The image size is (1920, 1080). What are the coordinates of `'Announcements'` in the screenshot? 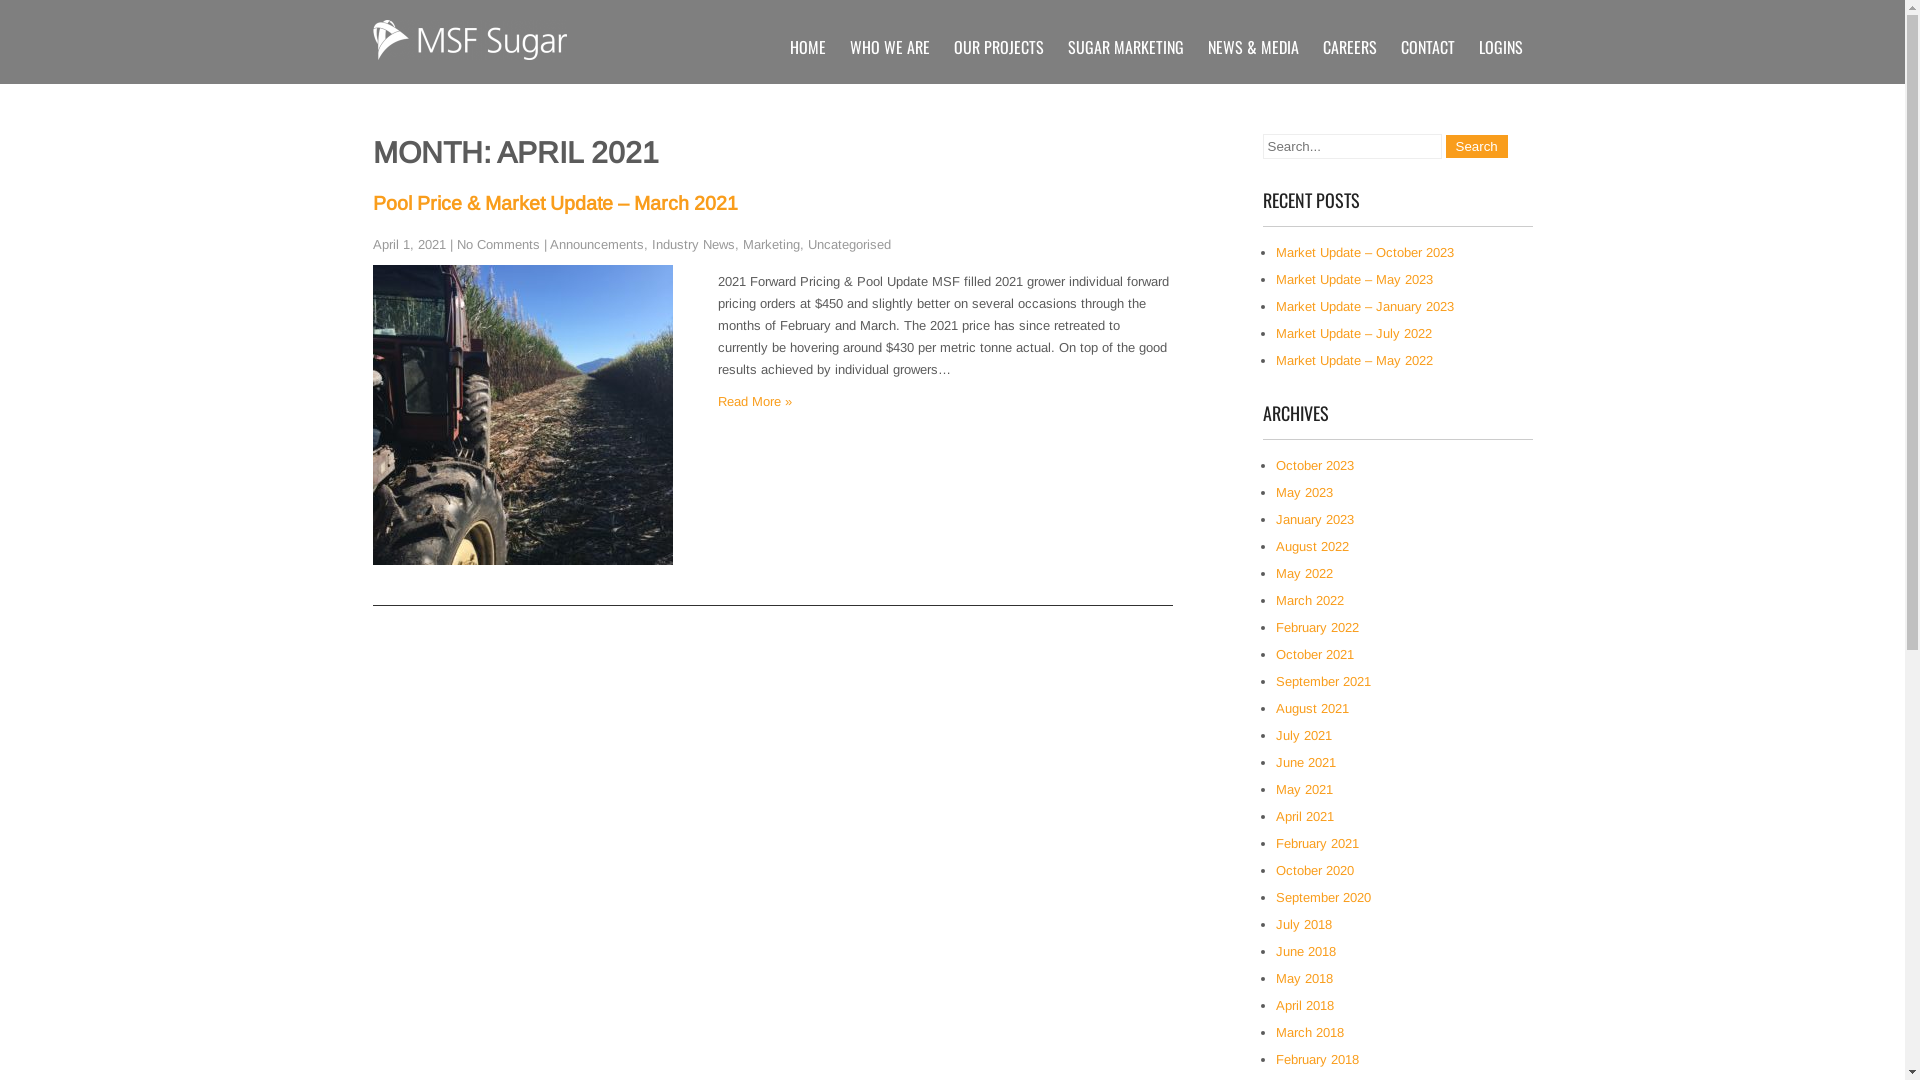 It's located at (595, 243).